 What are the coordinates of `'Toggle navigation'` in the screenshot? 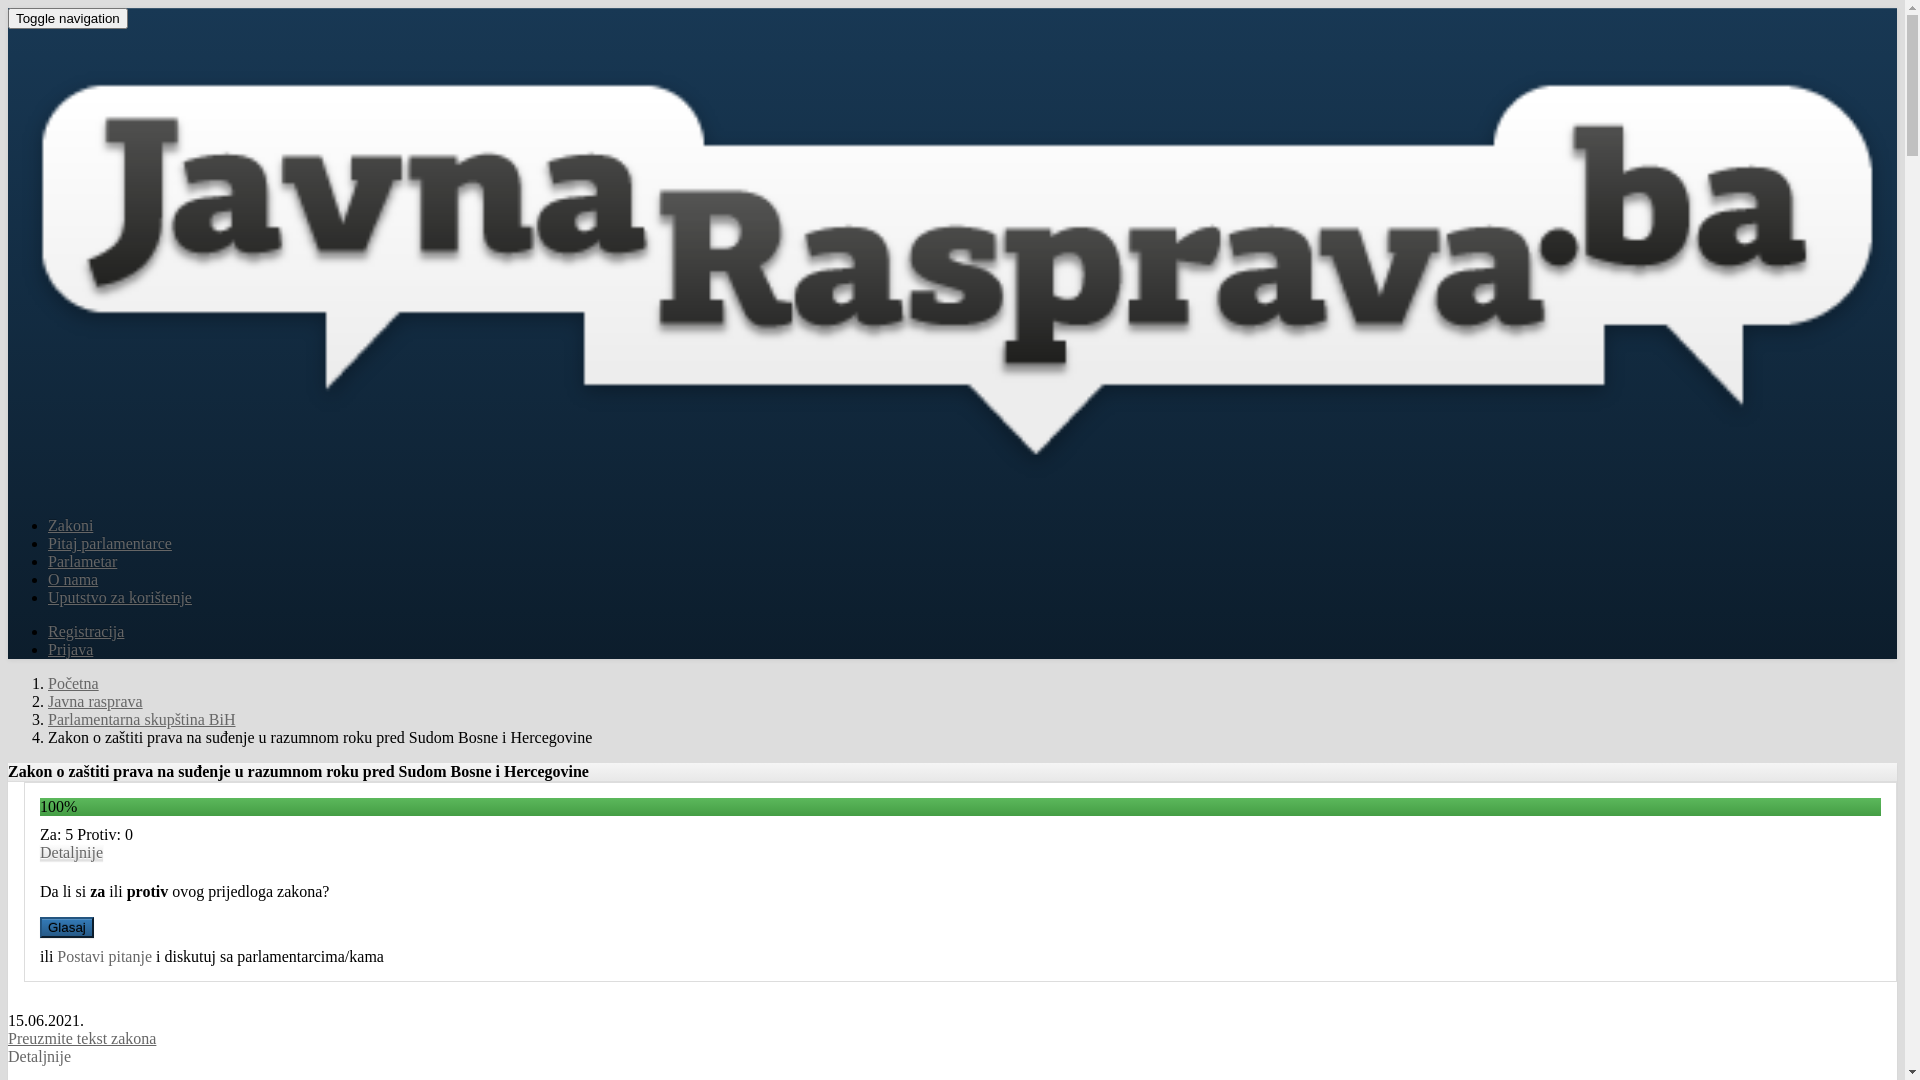 It's located at (67, 18).